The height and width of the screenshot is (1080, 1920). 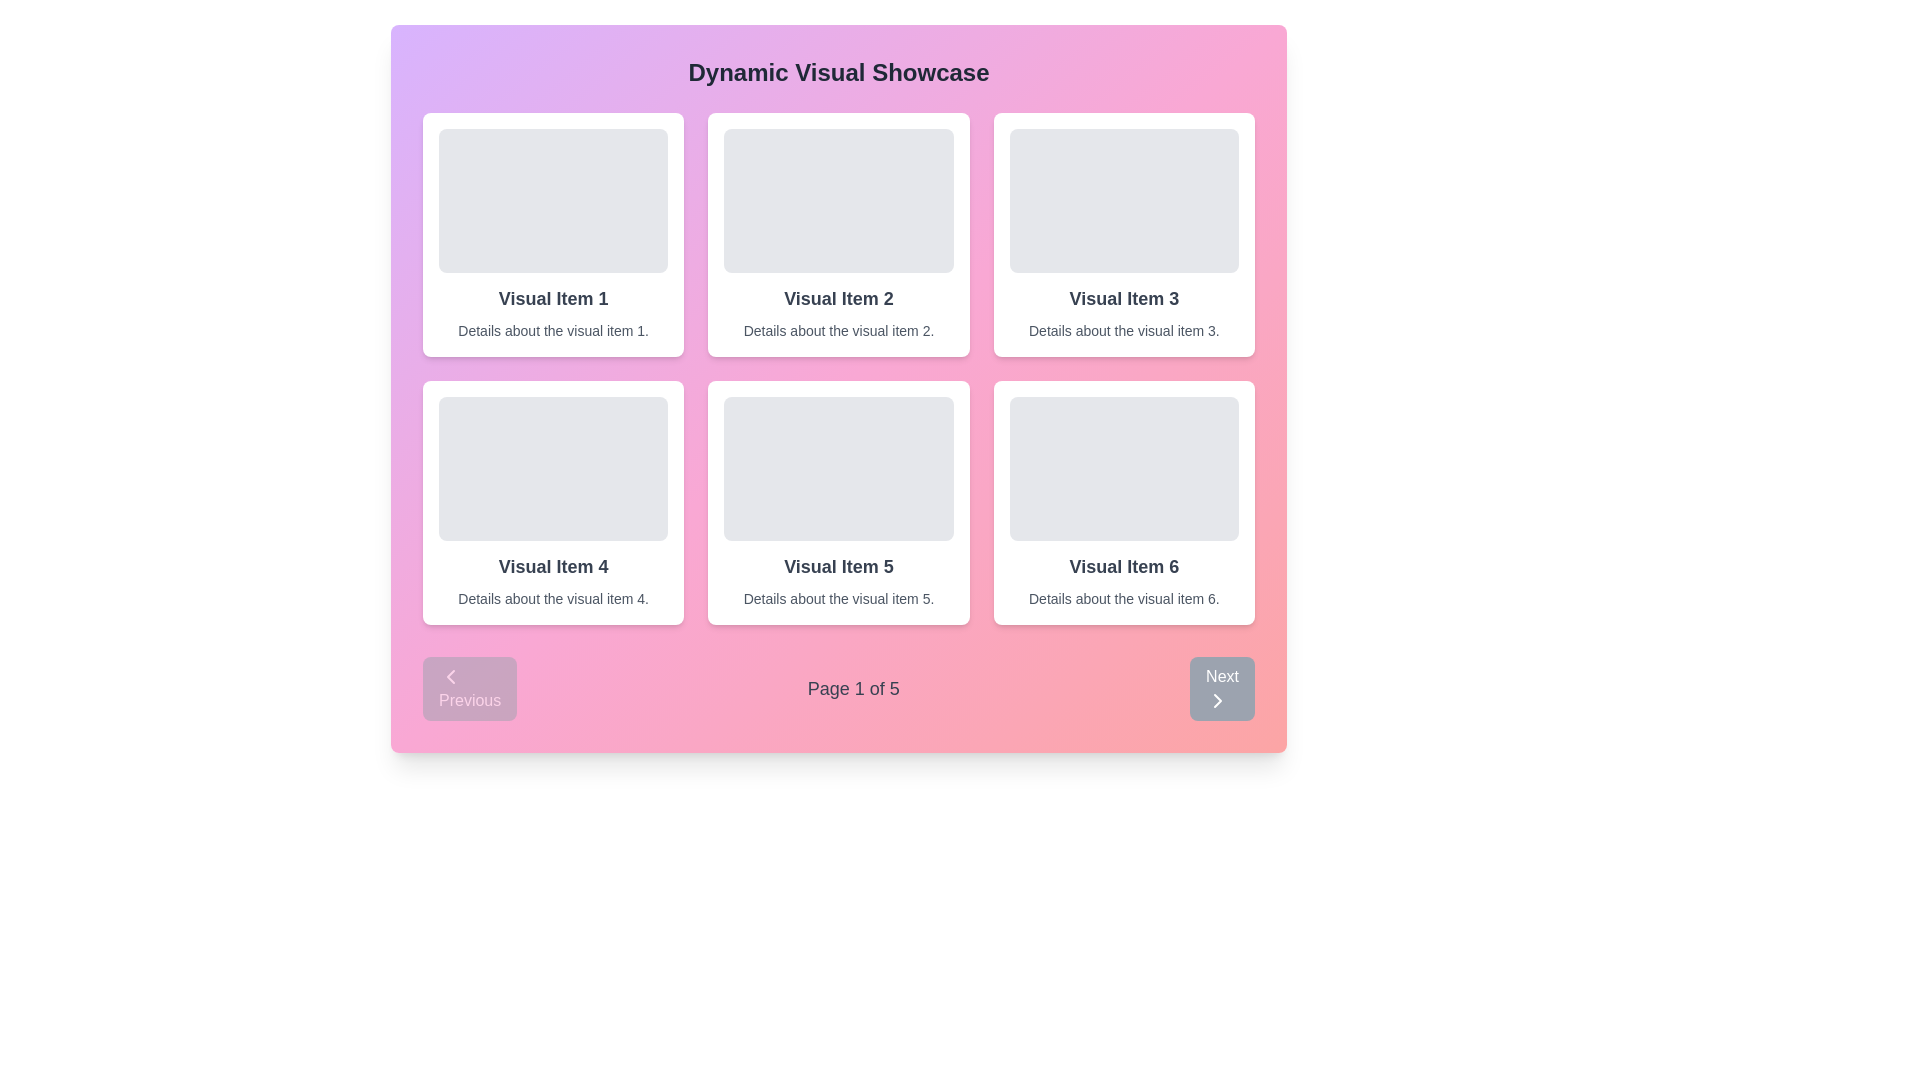 I want to click on the pagination button located to the right of the text 'Page 1 of 5', so click(x=1221, y=688).